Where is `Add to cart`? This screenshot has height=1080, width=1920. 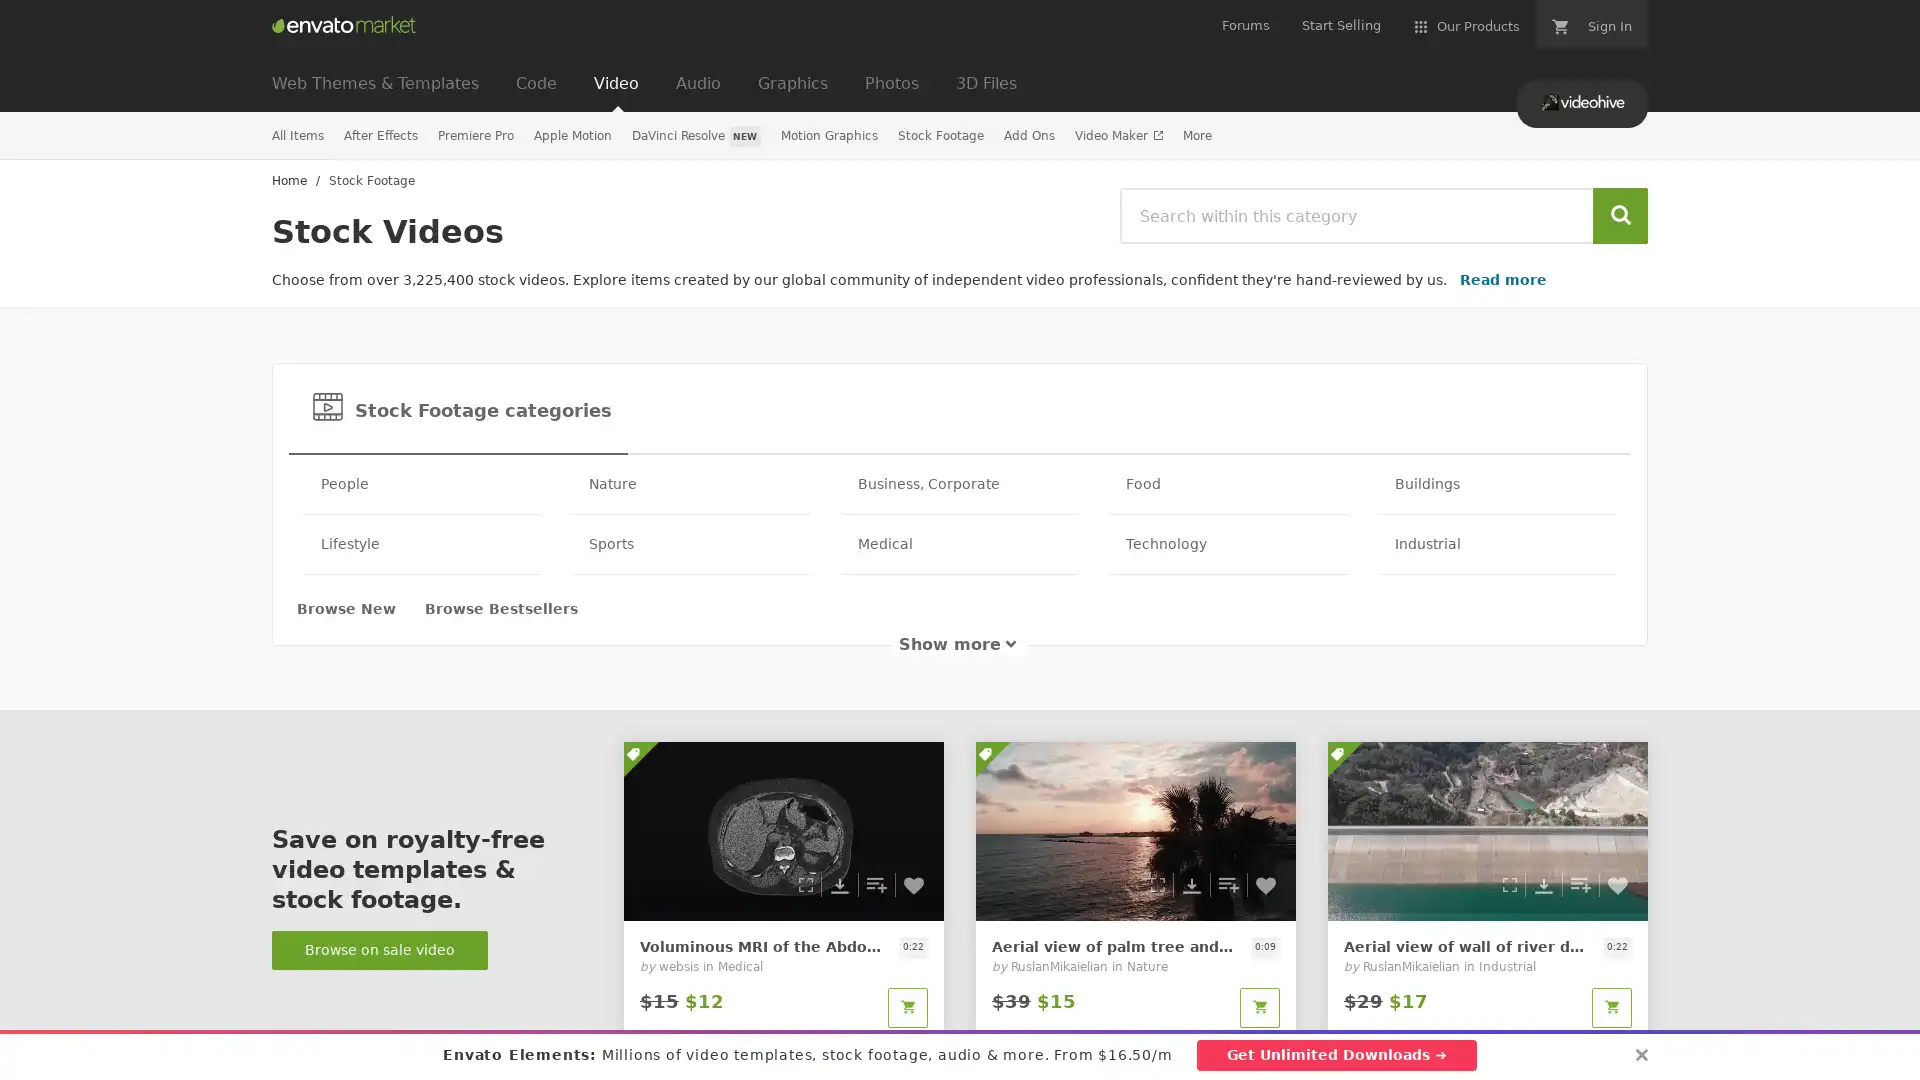
Add to cart is located at coordinates (906, 1007).